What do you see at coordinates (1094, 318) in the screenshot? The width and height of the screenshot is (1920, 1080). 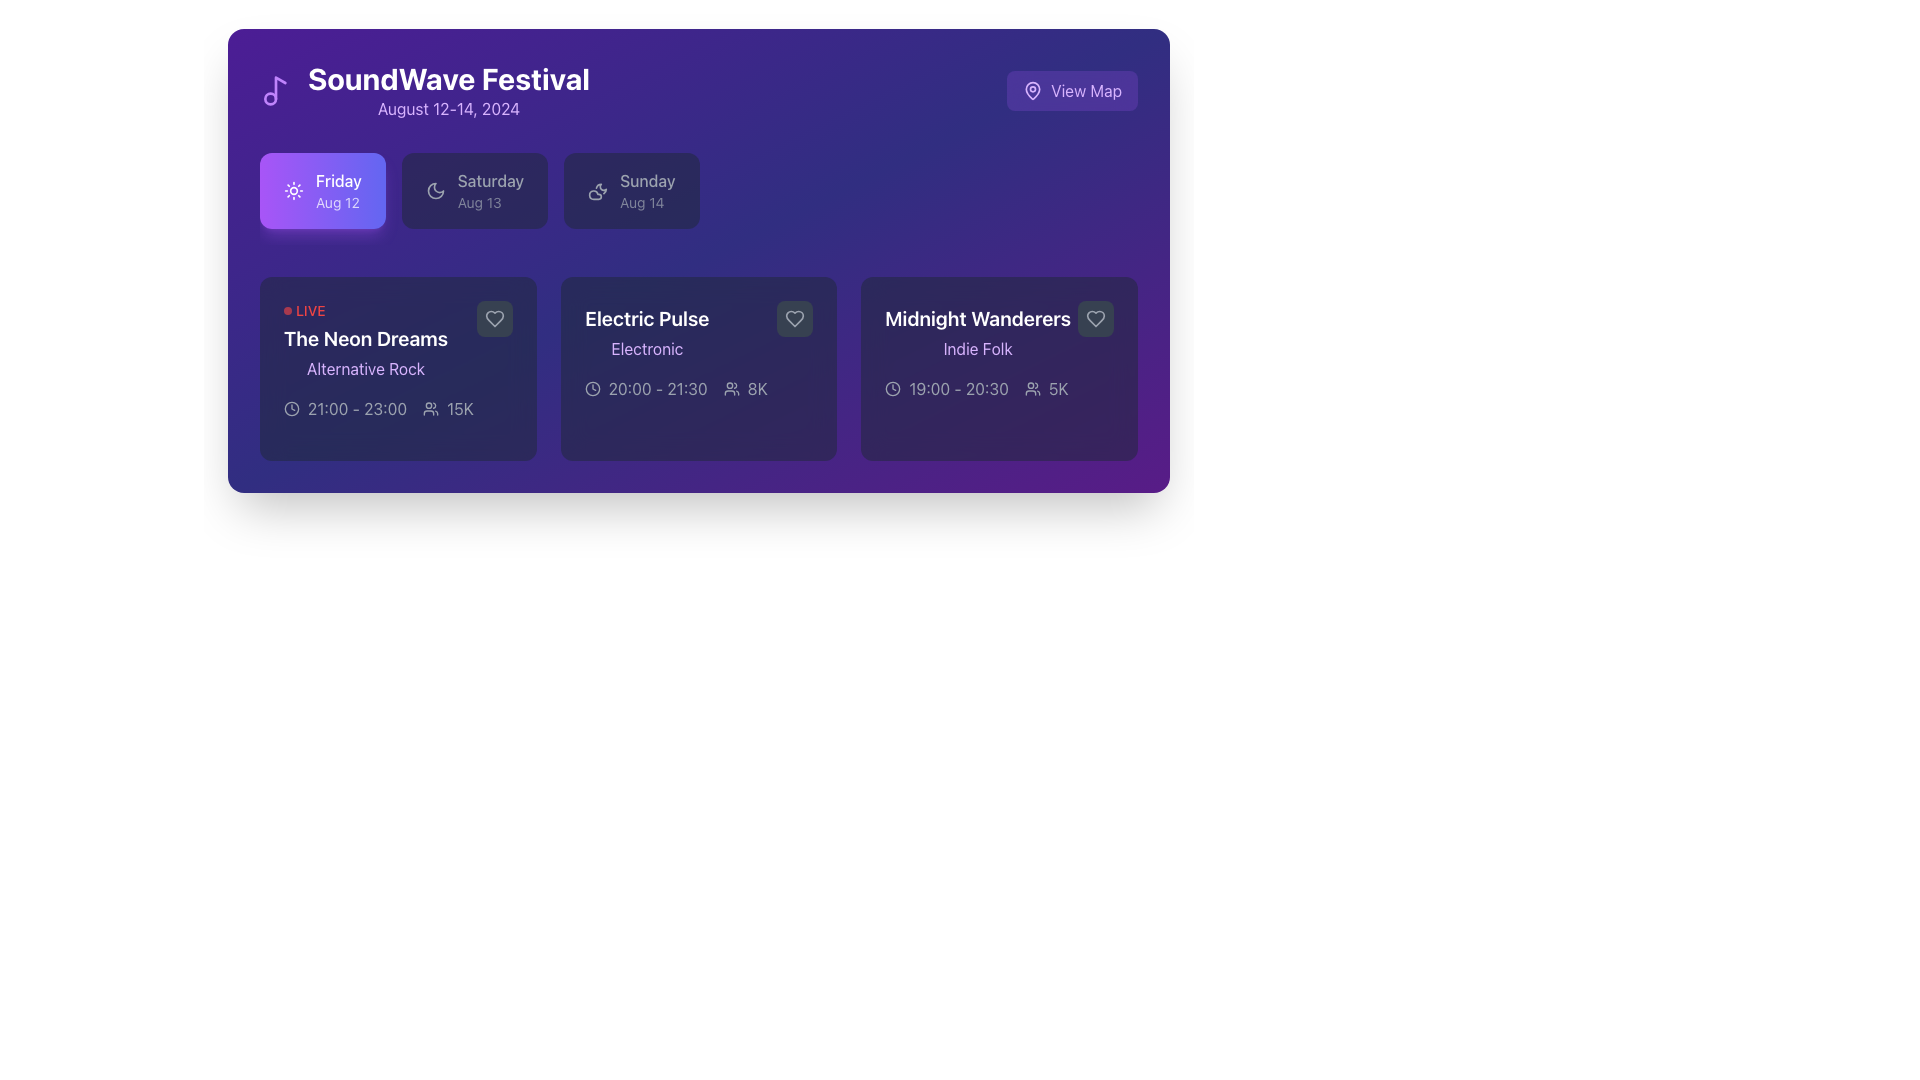 I see `the 'like' icon located in the bottom-right corner of the 'Midnight Wanderers' section` at bounding box center [1094, 318].